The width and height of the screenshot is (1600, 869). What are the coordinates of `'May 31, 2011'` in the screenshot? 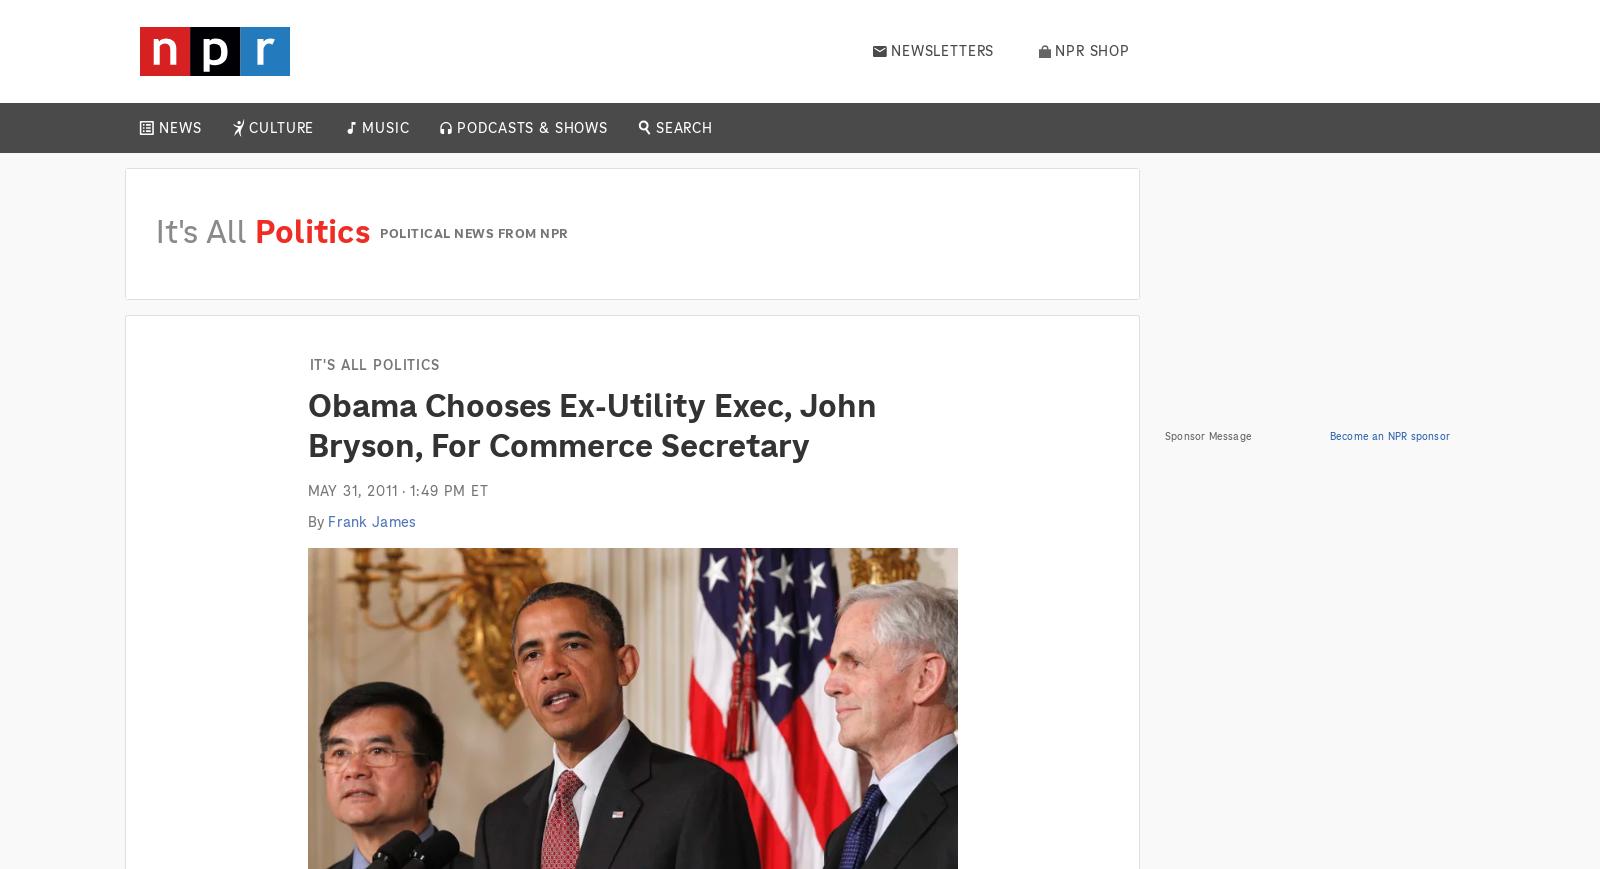 It's located at (352, 490).